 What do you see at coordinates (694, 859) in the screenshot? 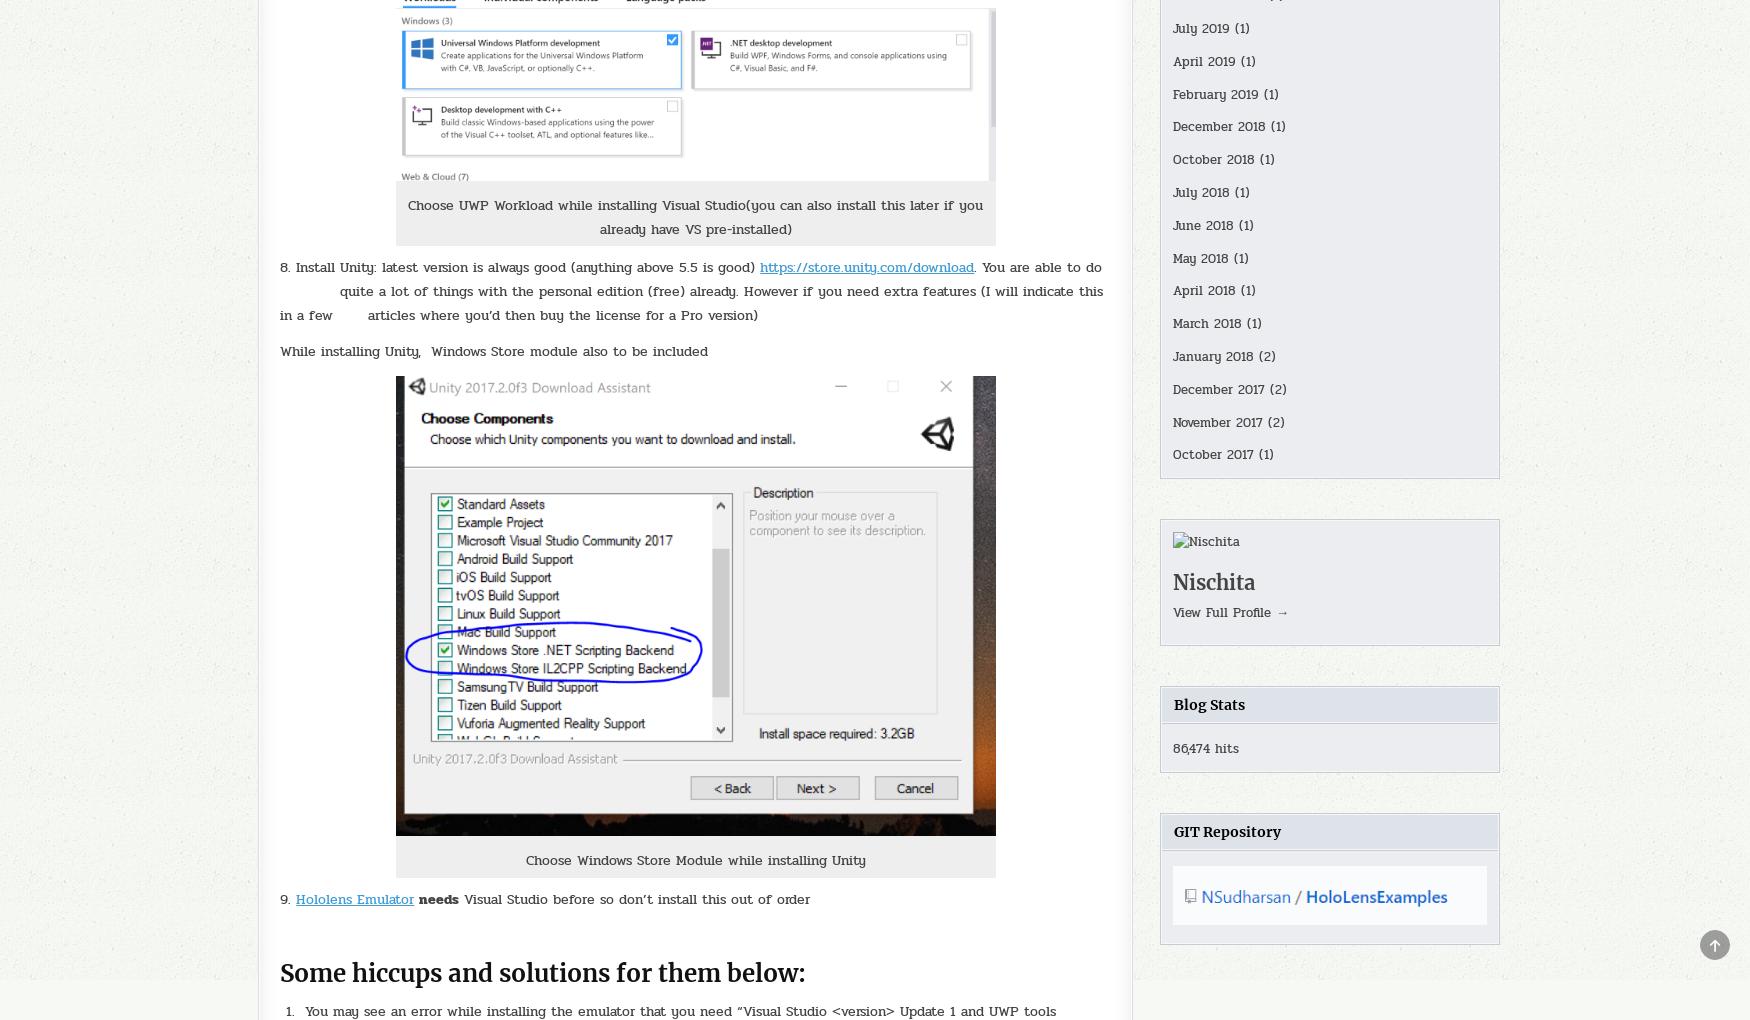
I see `'Choose Windows Store Module while installing Unity'` at bounding box center [694, 859].